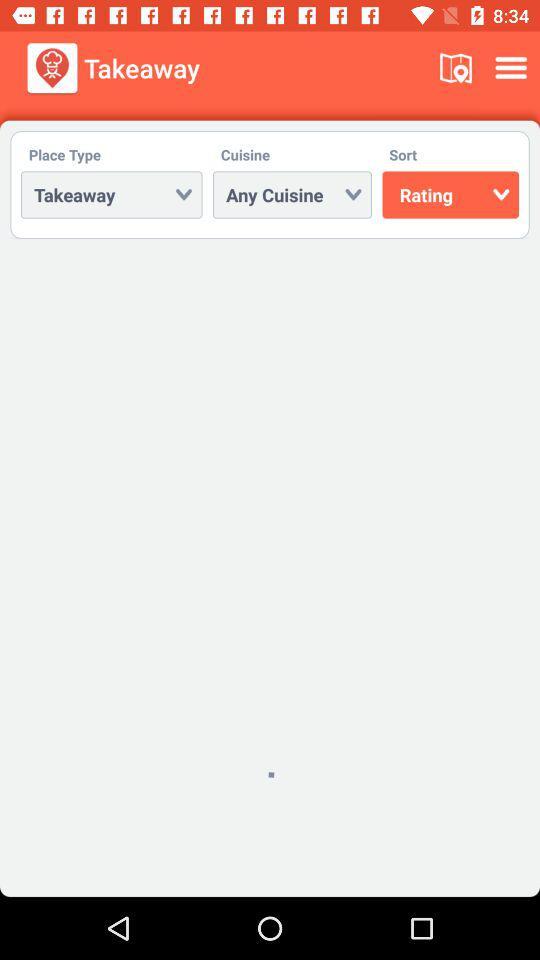 This screenshot has width=540, height=960. Describe the element at coordinates (291, 194) in the screenshot. I see `the dropdown next to takeway` at that location.